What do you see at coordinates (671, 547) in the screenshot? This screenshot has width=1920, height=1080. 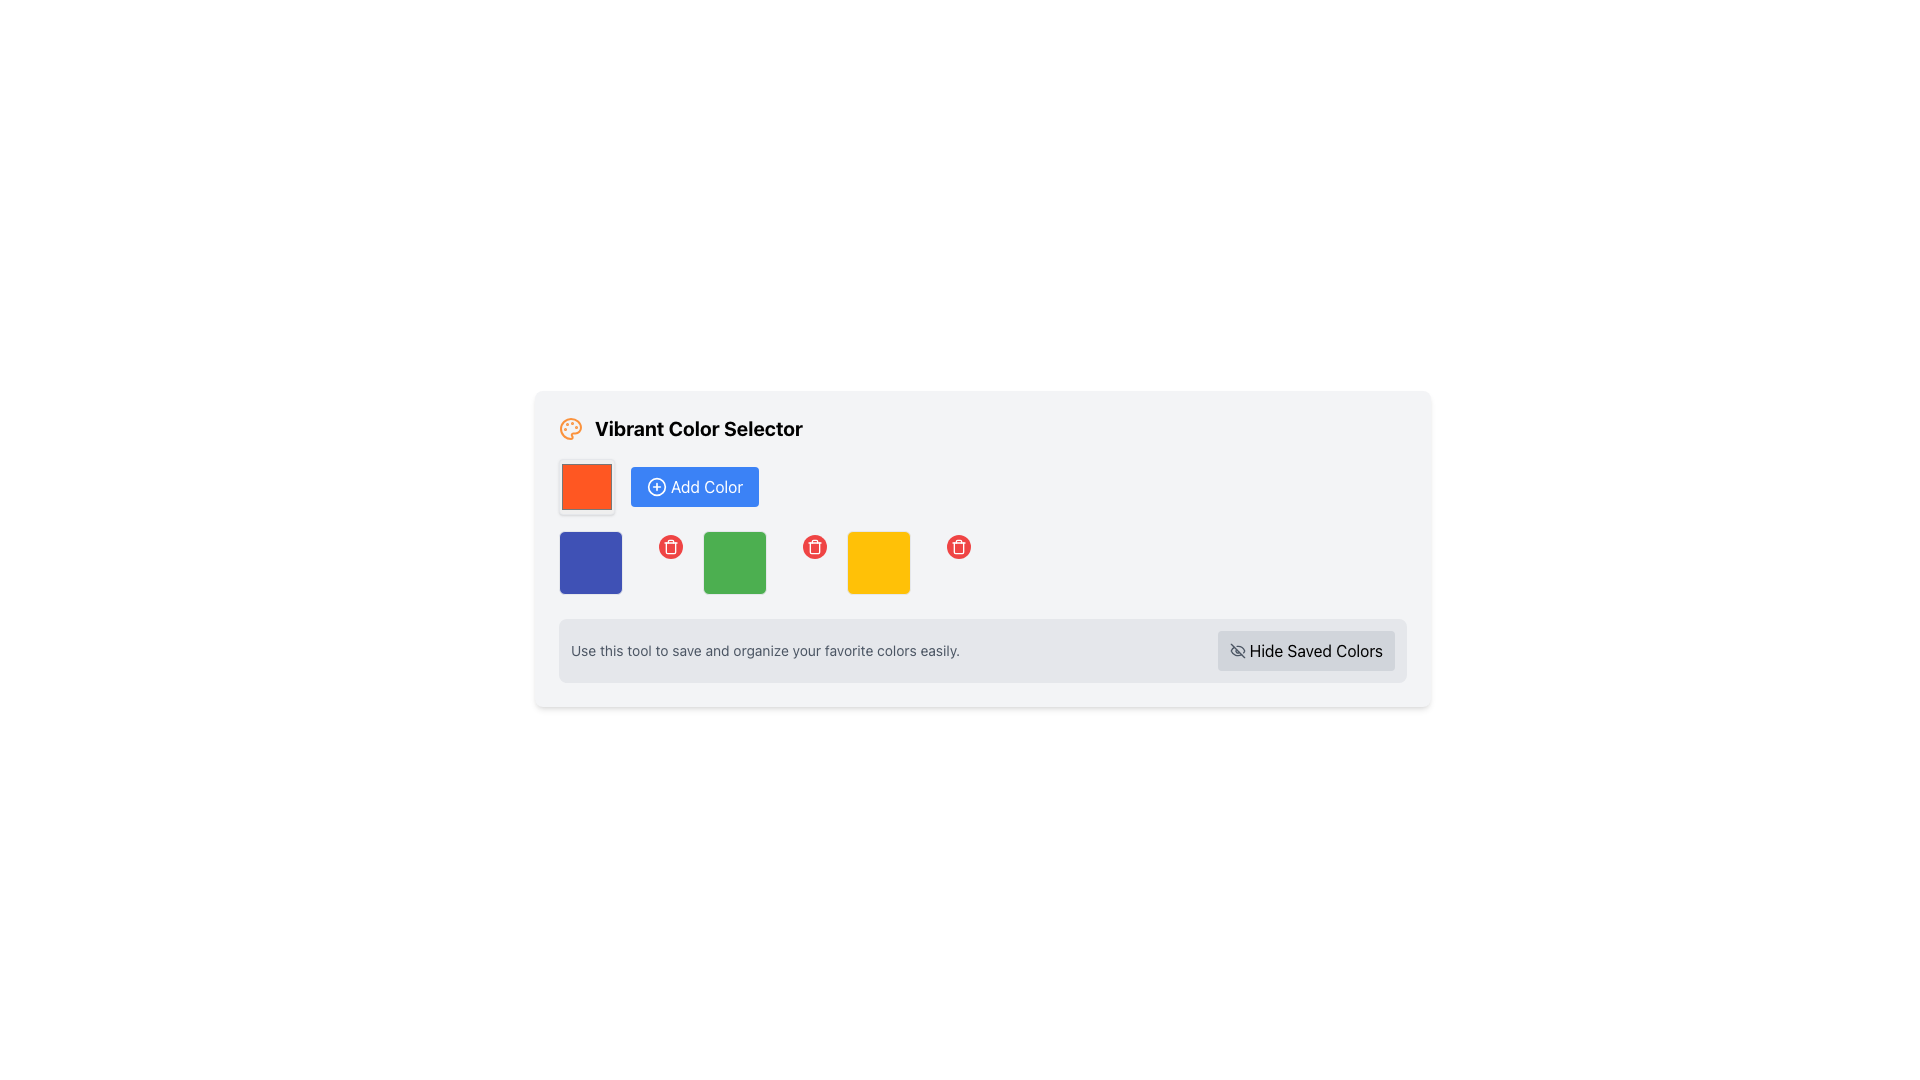 I see `the small, circular red button with a trash icon located to the top-right of the square color tile in the 'Vibrant Color Selector' section` at bounding box center [671, 547].